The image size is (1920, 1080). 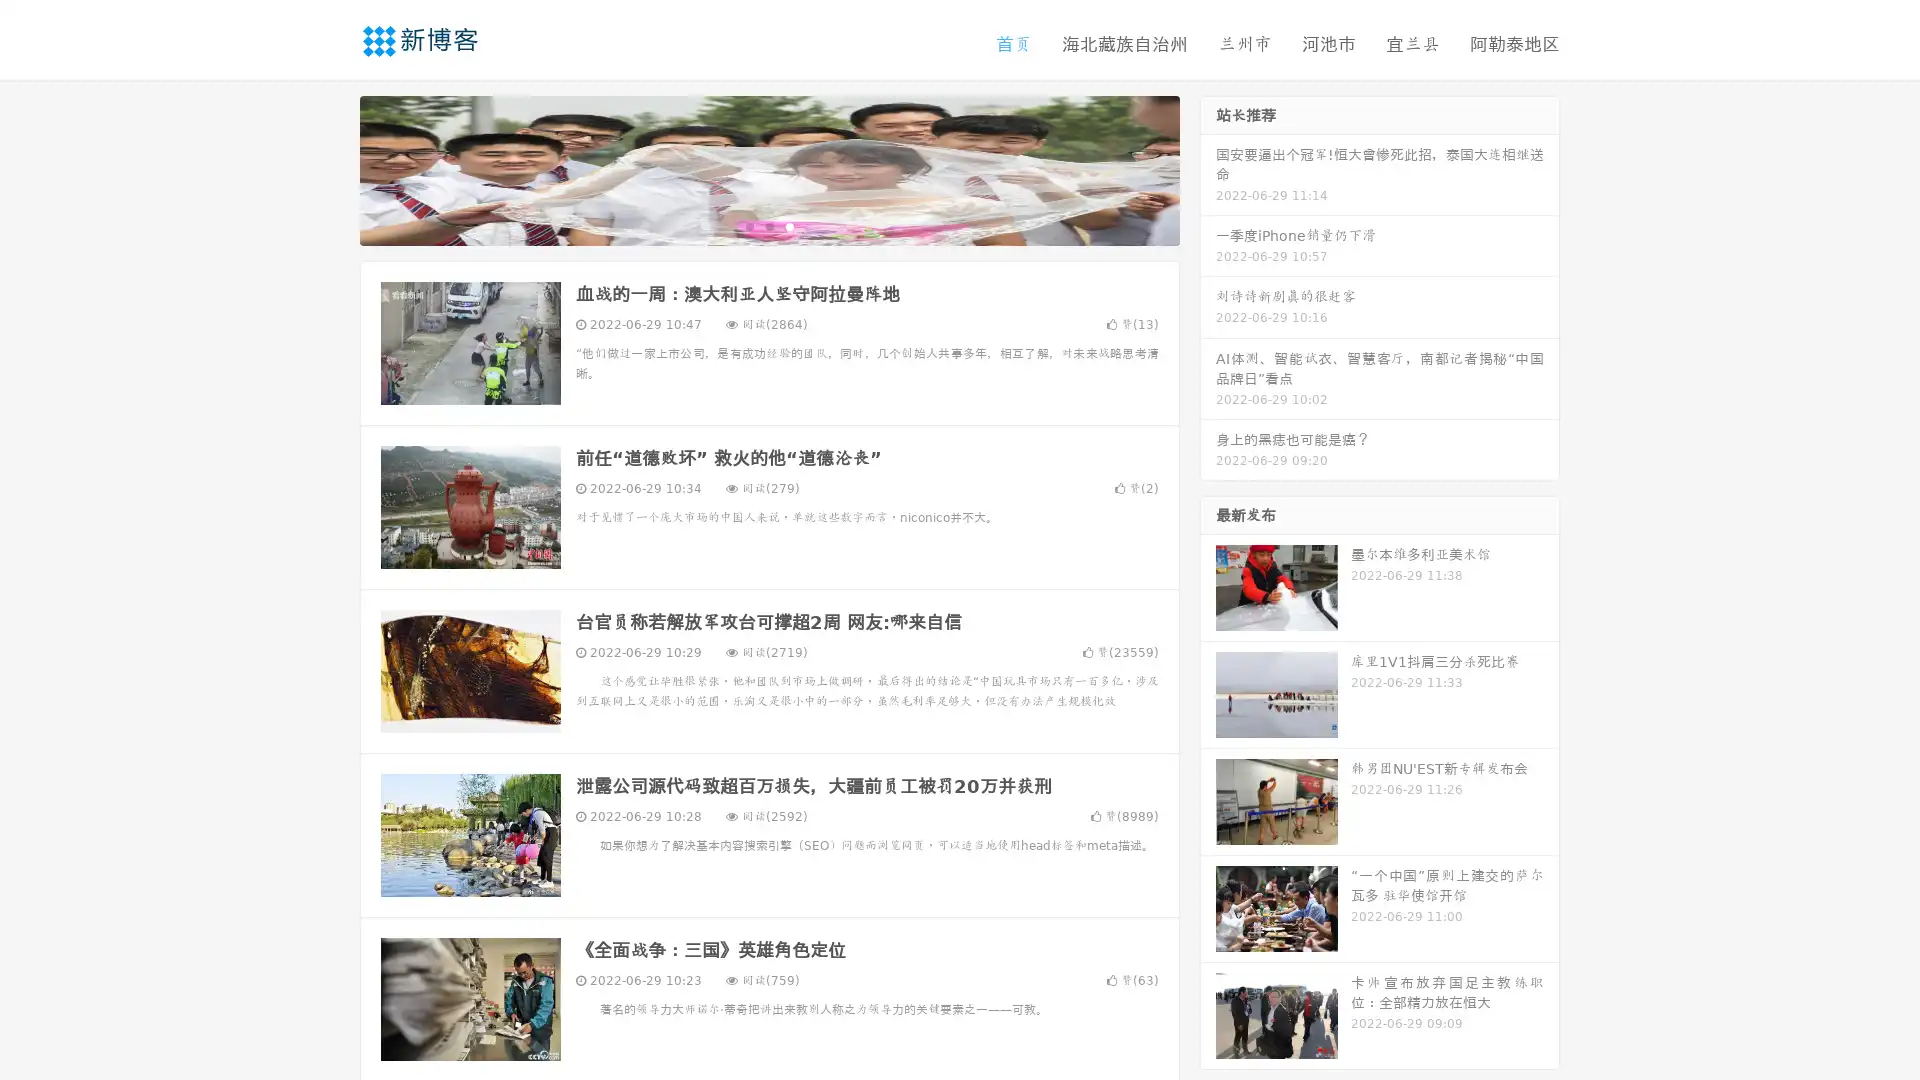 I want to click on Go to slide 3, so click(x=789, y=225).